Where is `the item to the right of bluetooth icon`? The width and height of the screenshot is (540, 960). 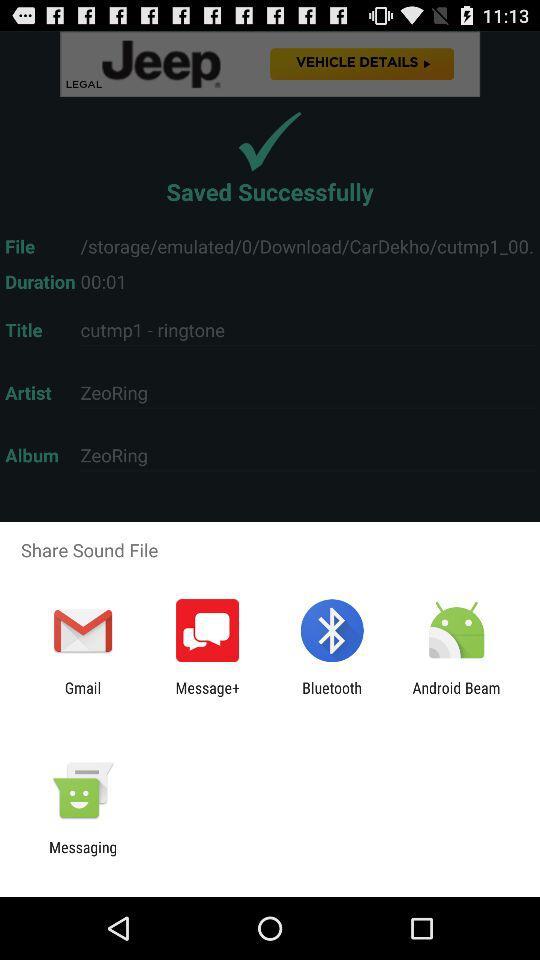 the item to the right of bluetooth icon is located at coordinates (456, 696).